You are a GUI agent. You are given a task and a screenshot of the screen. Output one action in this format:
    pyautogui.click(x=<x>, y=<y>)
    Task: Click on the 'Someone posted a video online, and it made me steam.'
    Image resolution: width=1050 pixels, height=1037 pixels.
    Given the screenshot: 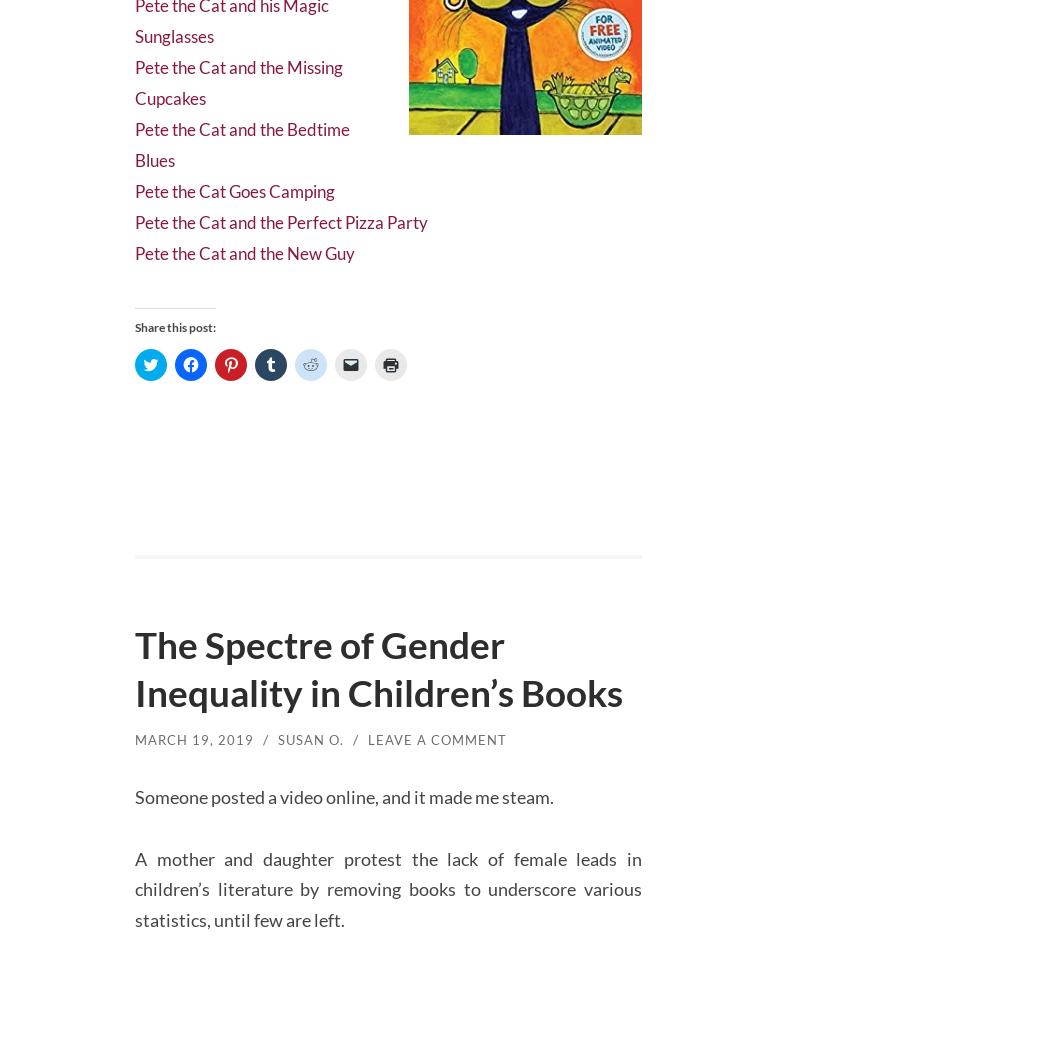 What is the action you would take?
    pyautogui.click(x=343, y=827)
    